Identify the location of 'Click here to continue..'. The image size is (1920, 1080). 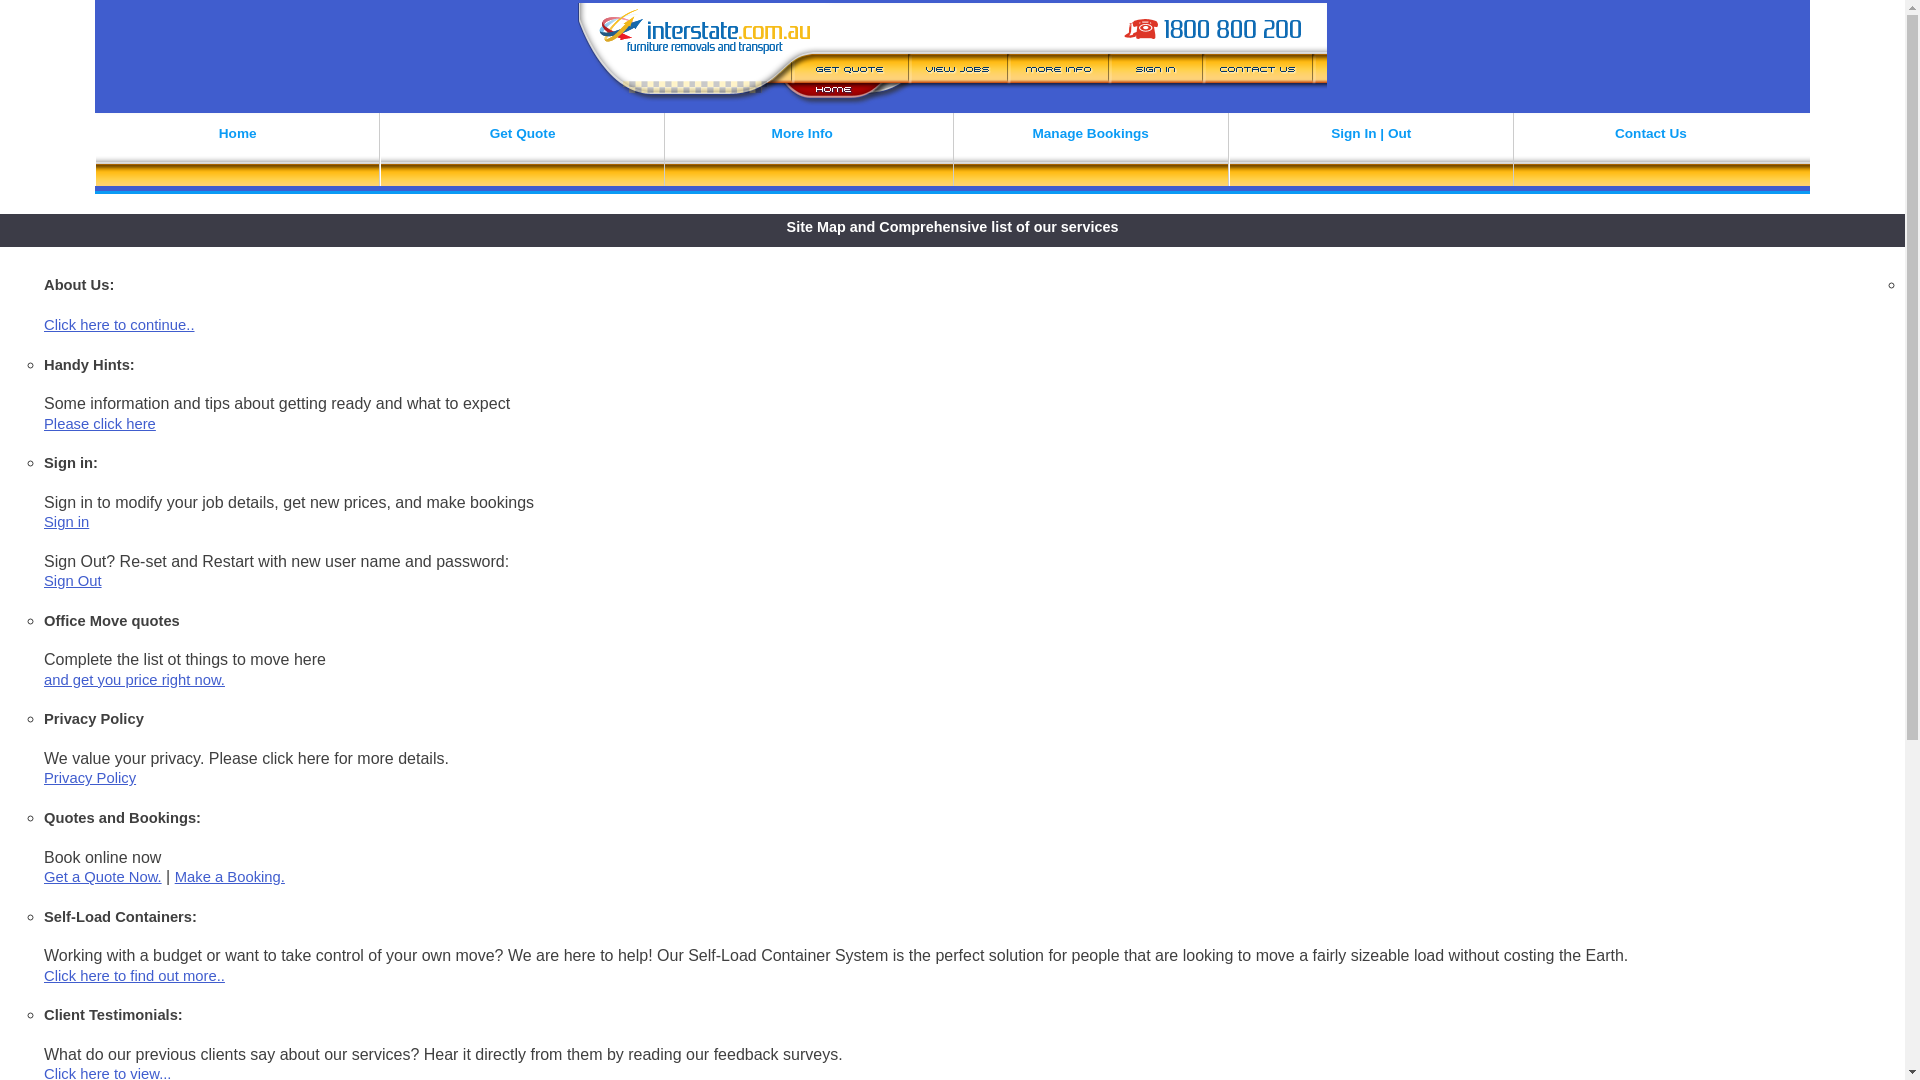
(43, 323).